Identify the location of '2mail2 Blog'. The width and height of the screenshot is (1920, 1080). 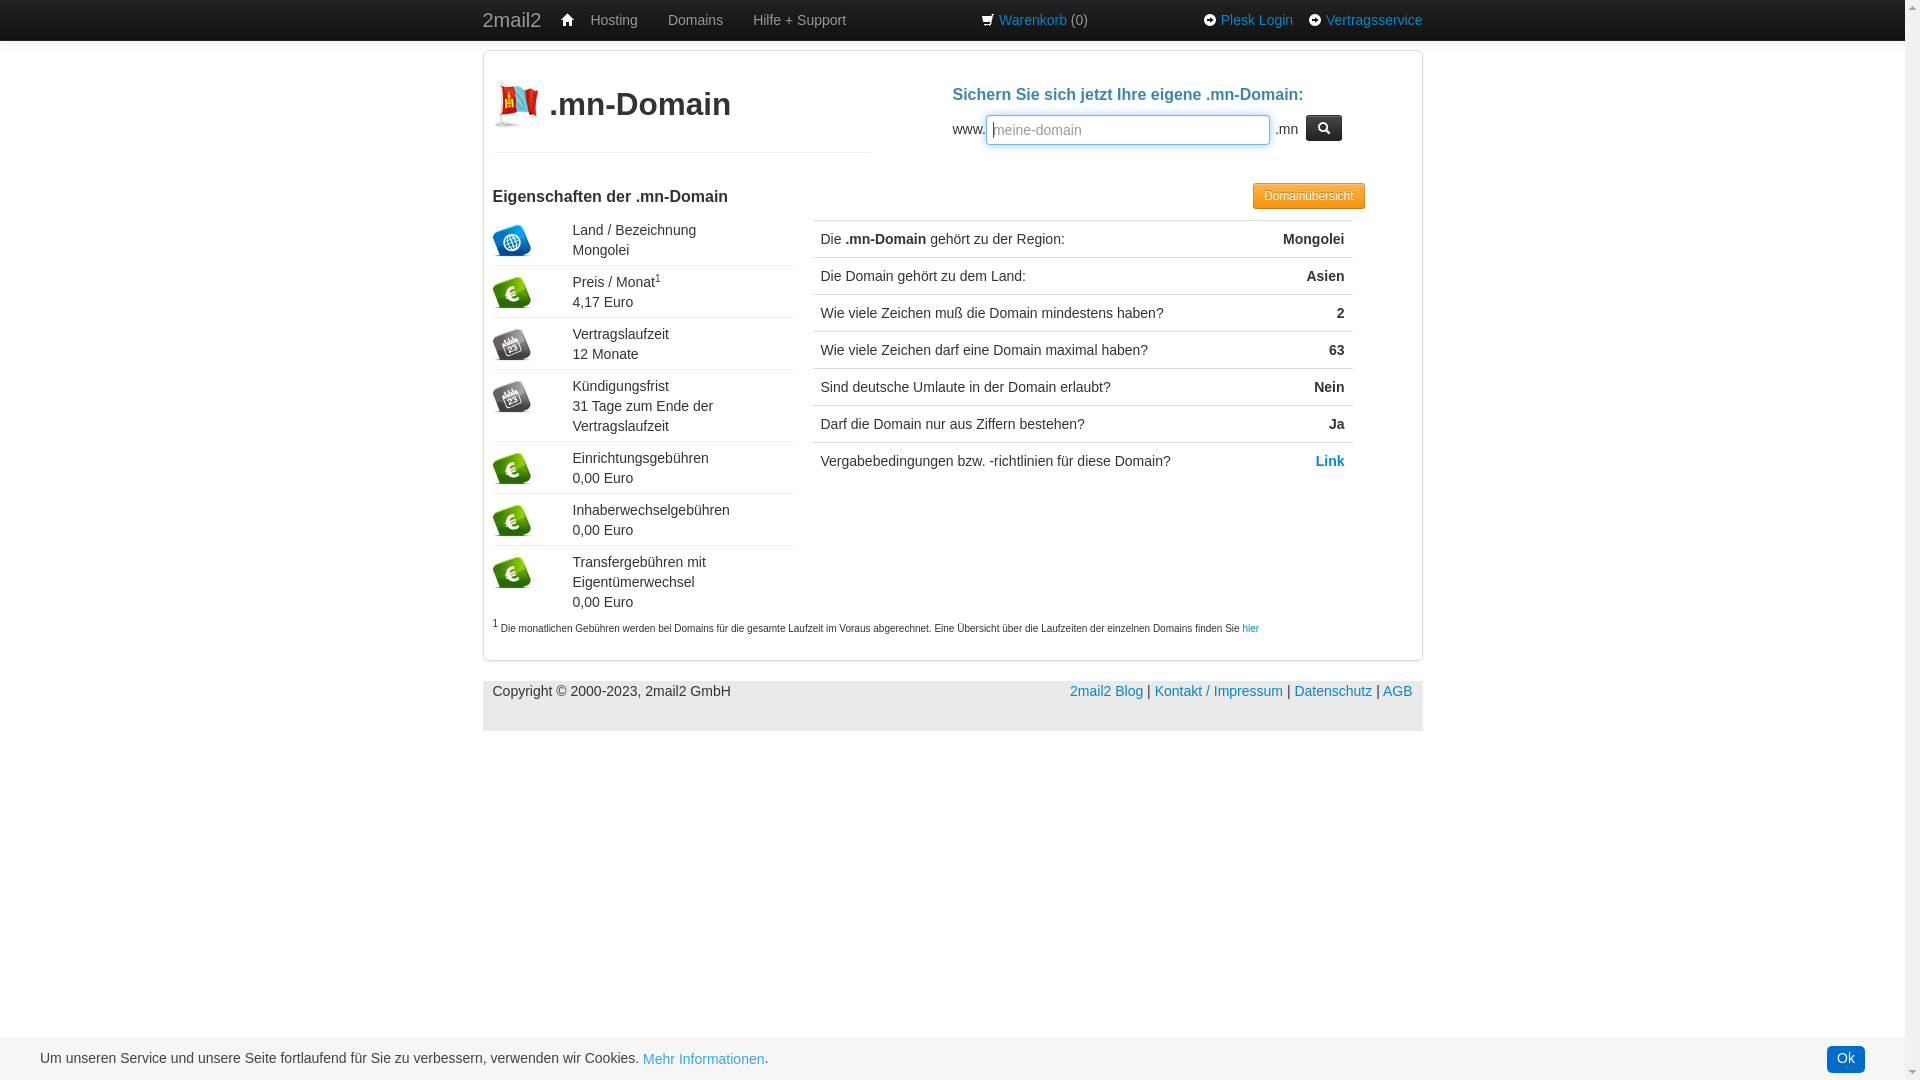
(1105, 689).